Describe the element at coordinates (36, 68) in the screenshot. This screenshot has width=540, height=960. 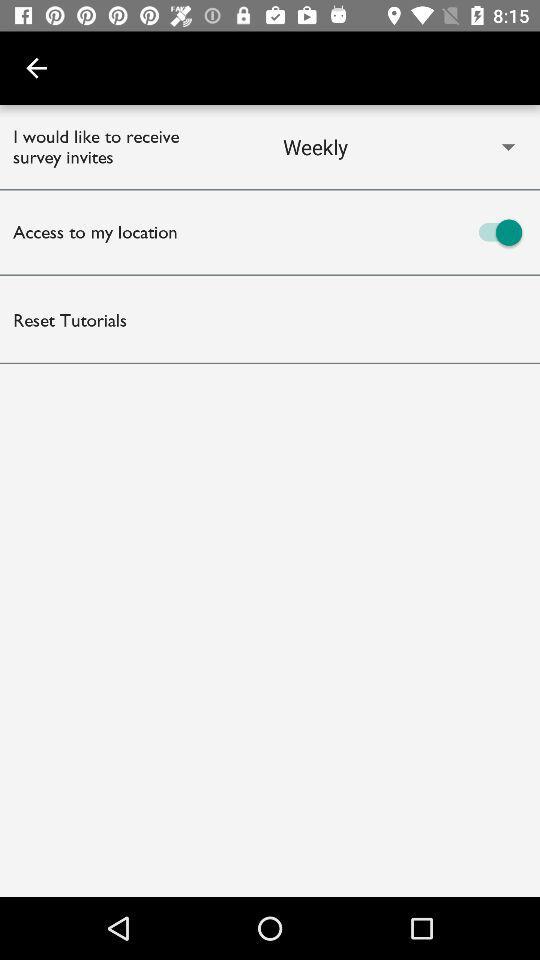
I see `the item above i would like` at that location.